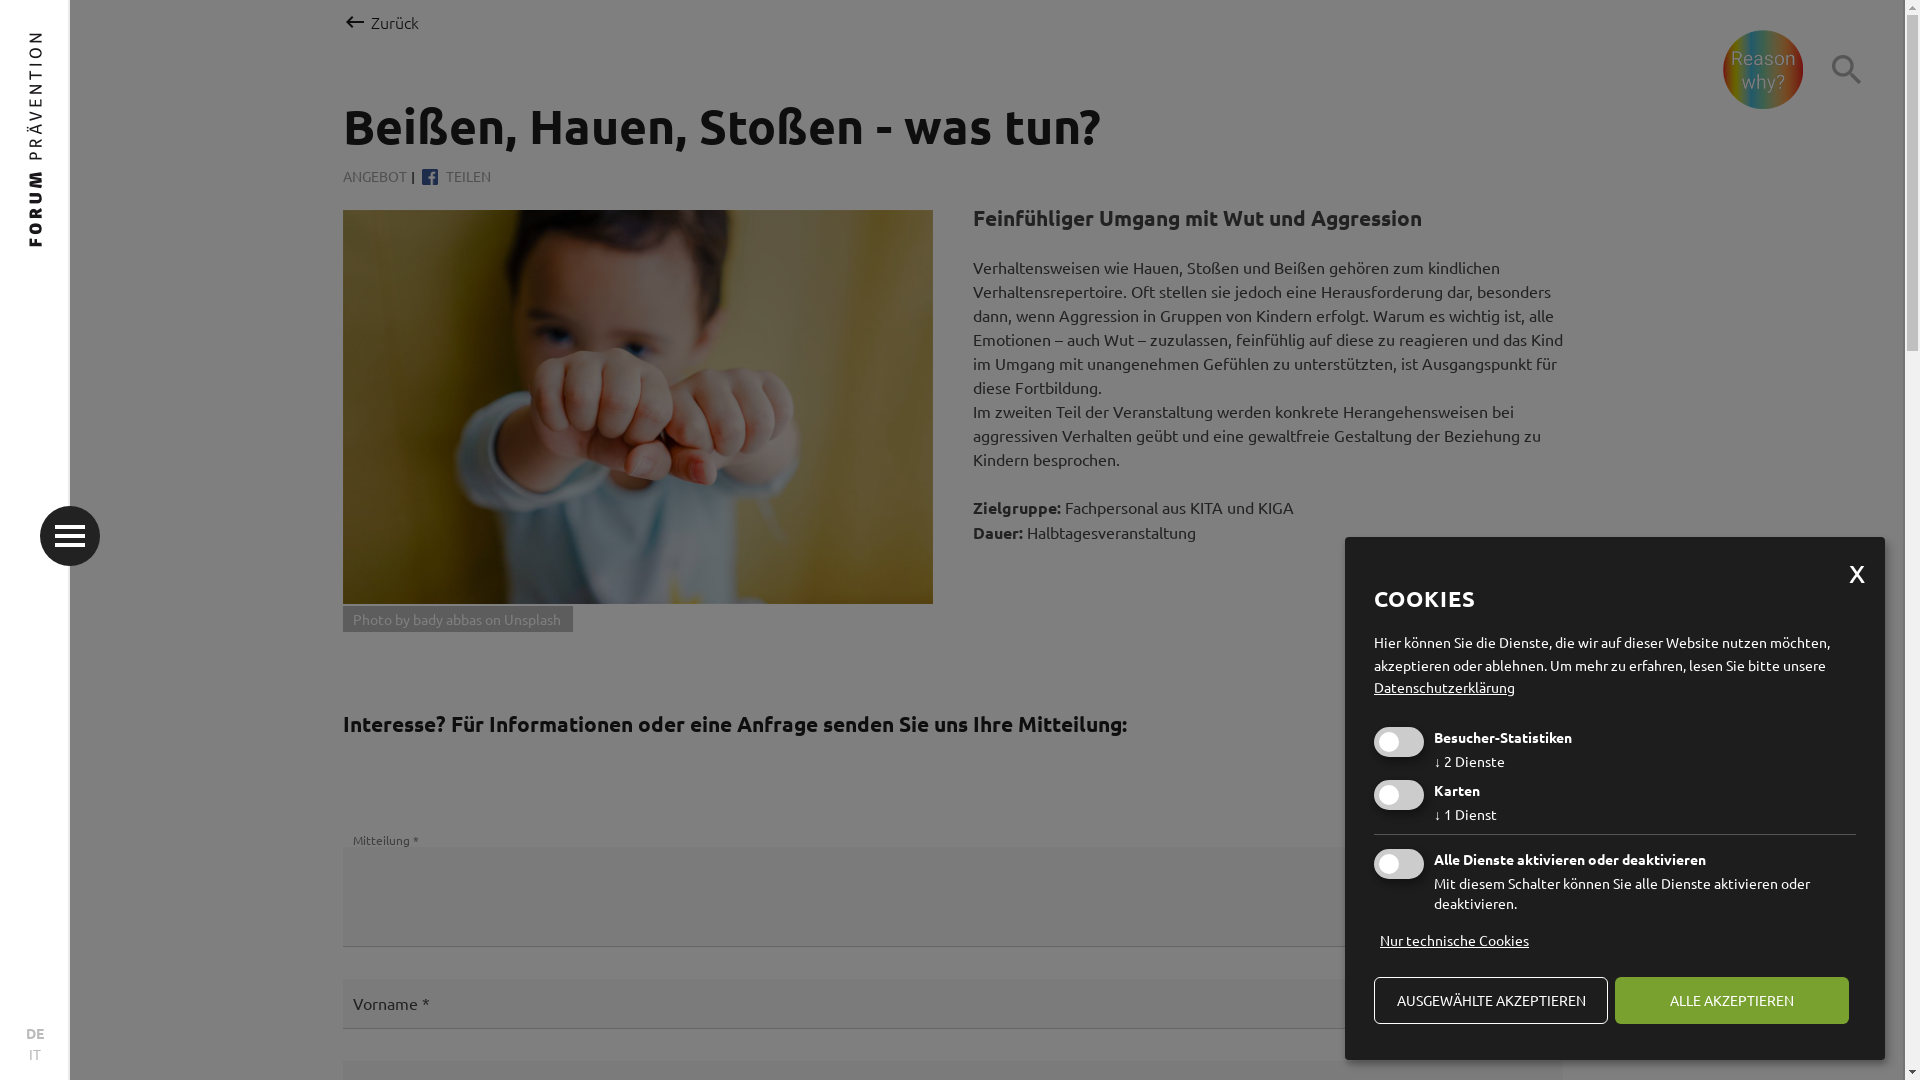 The width and height of the screenshot is (1920, 1080). Describe the element at coordinates (1372, 940) in the screenshot. I see `'Nur technische Cookies'` at that location.